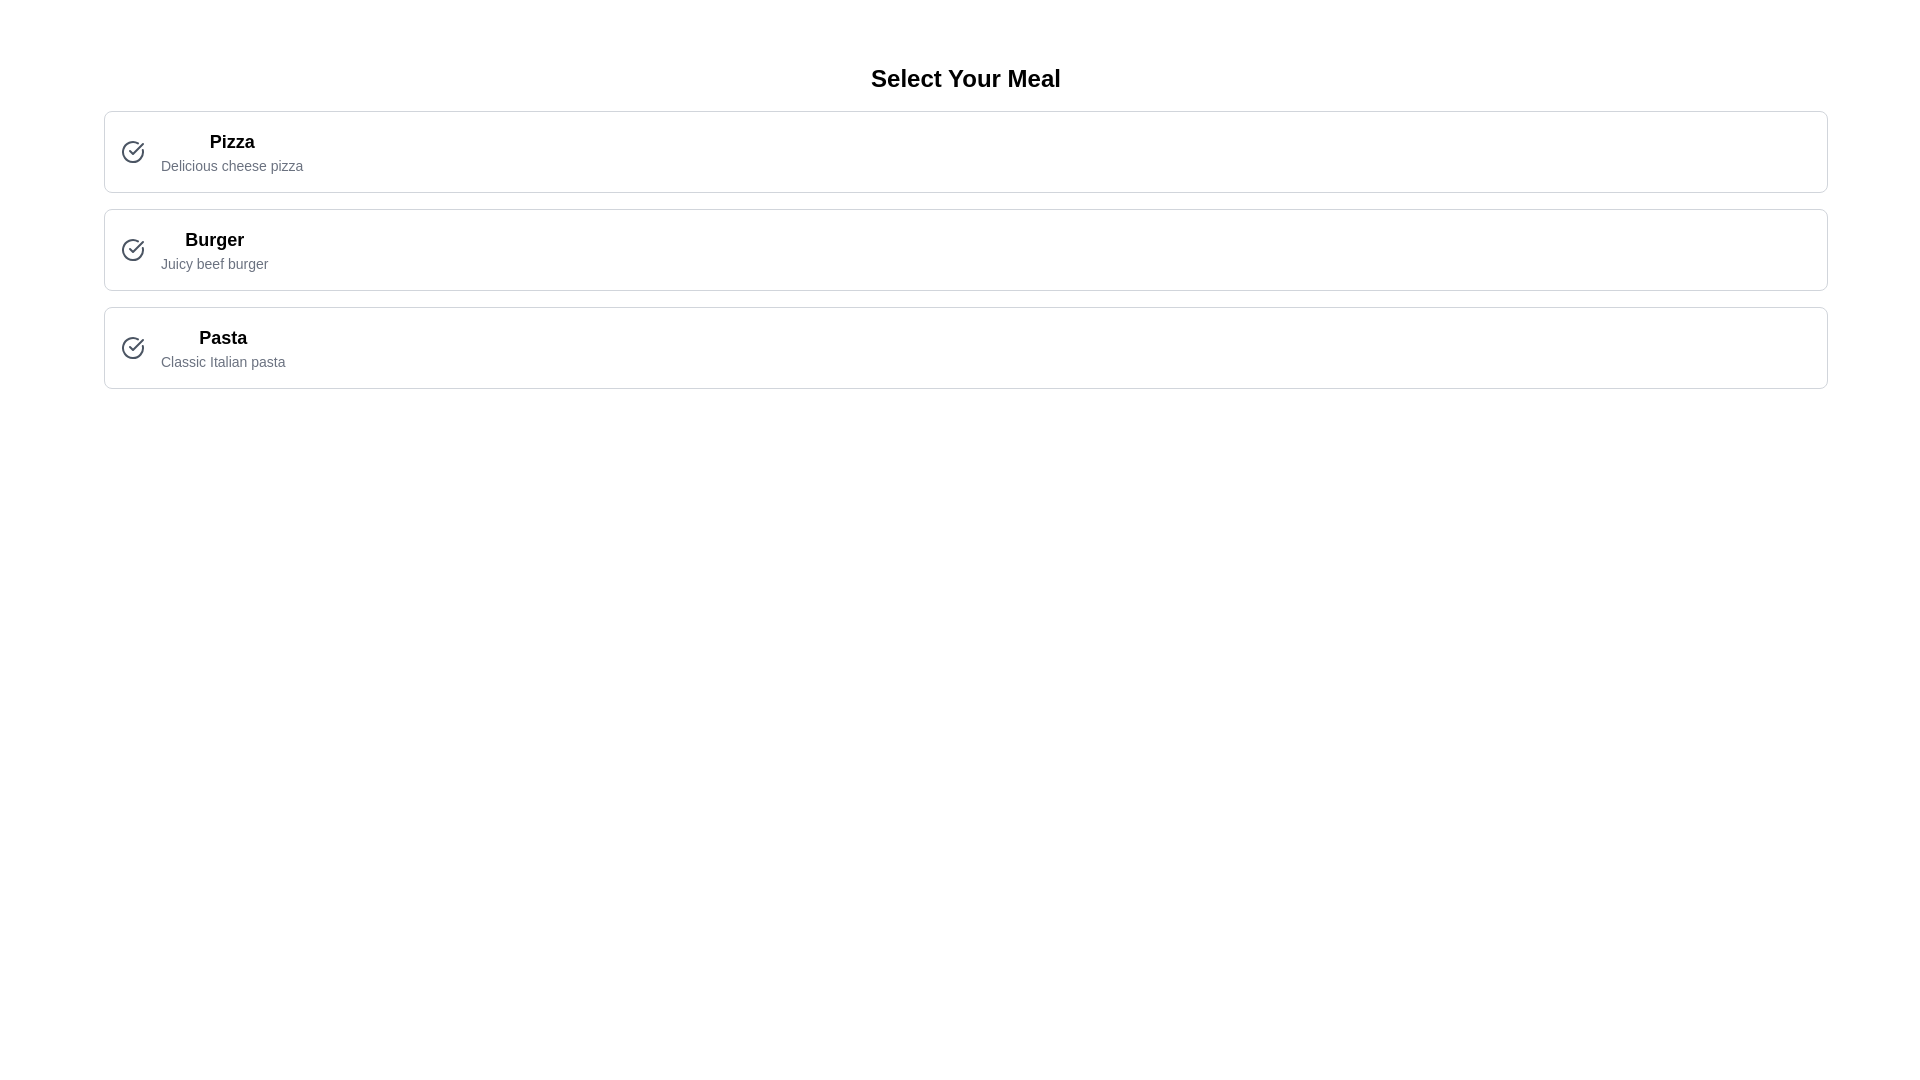 The image size is (1920, 1080). I want to click on the 'Pizza' text label group, which displays 'Pizza' in bold and larger font, followed by 'Delicious cheese pizza' in smaller grayed font, so click(232, 150).